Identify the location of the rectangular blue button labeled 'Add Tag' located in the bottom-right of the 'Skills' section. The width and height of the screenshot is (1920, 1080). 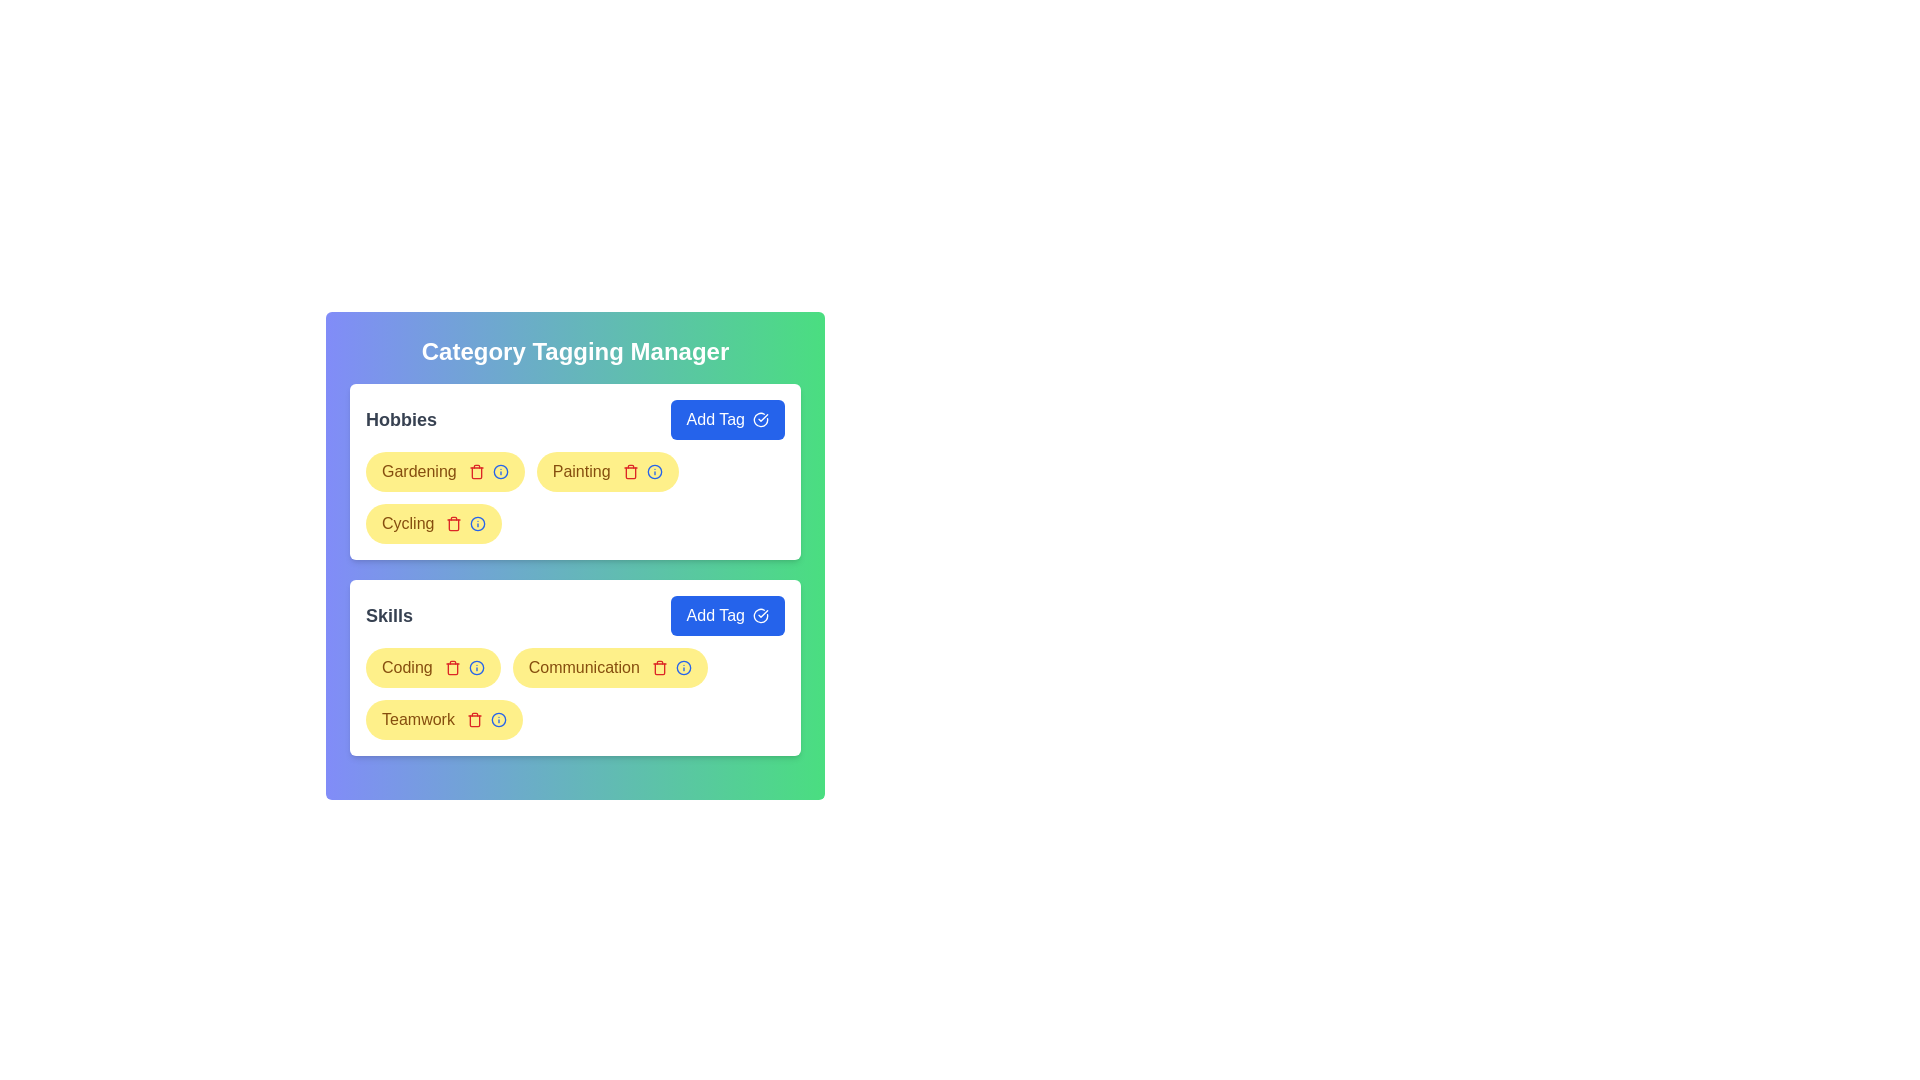
(726, 615).